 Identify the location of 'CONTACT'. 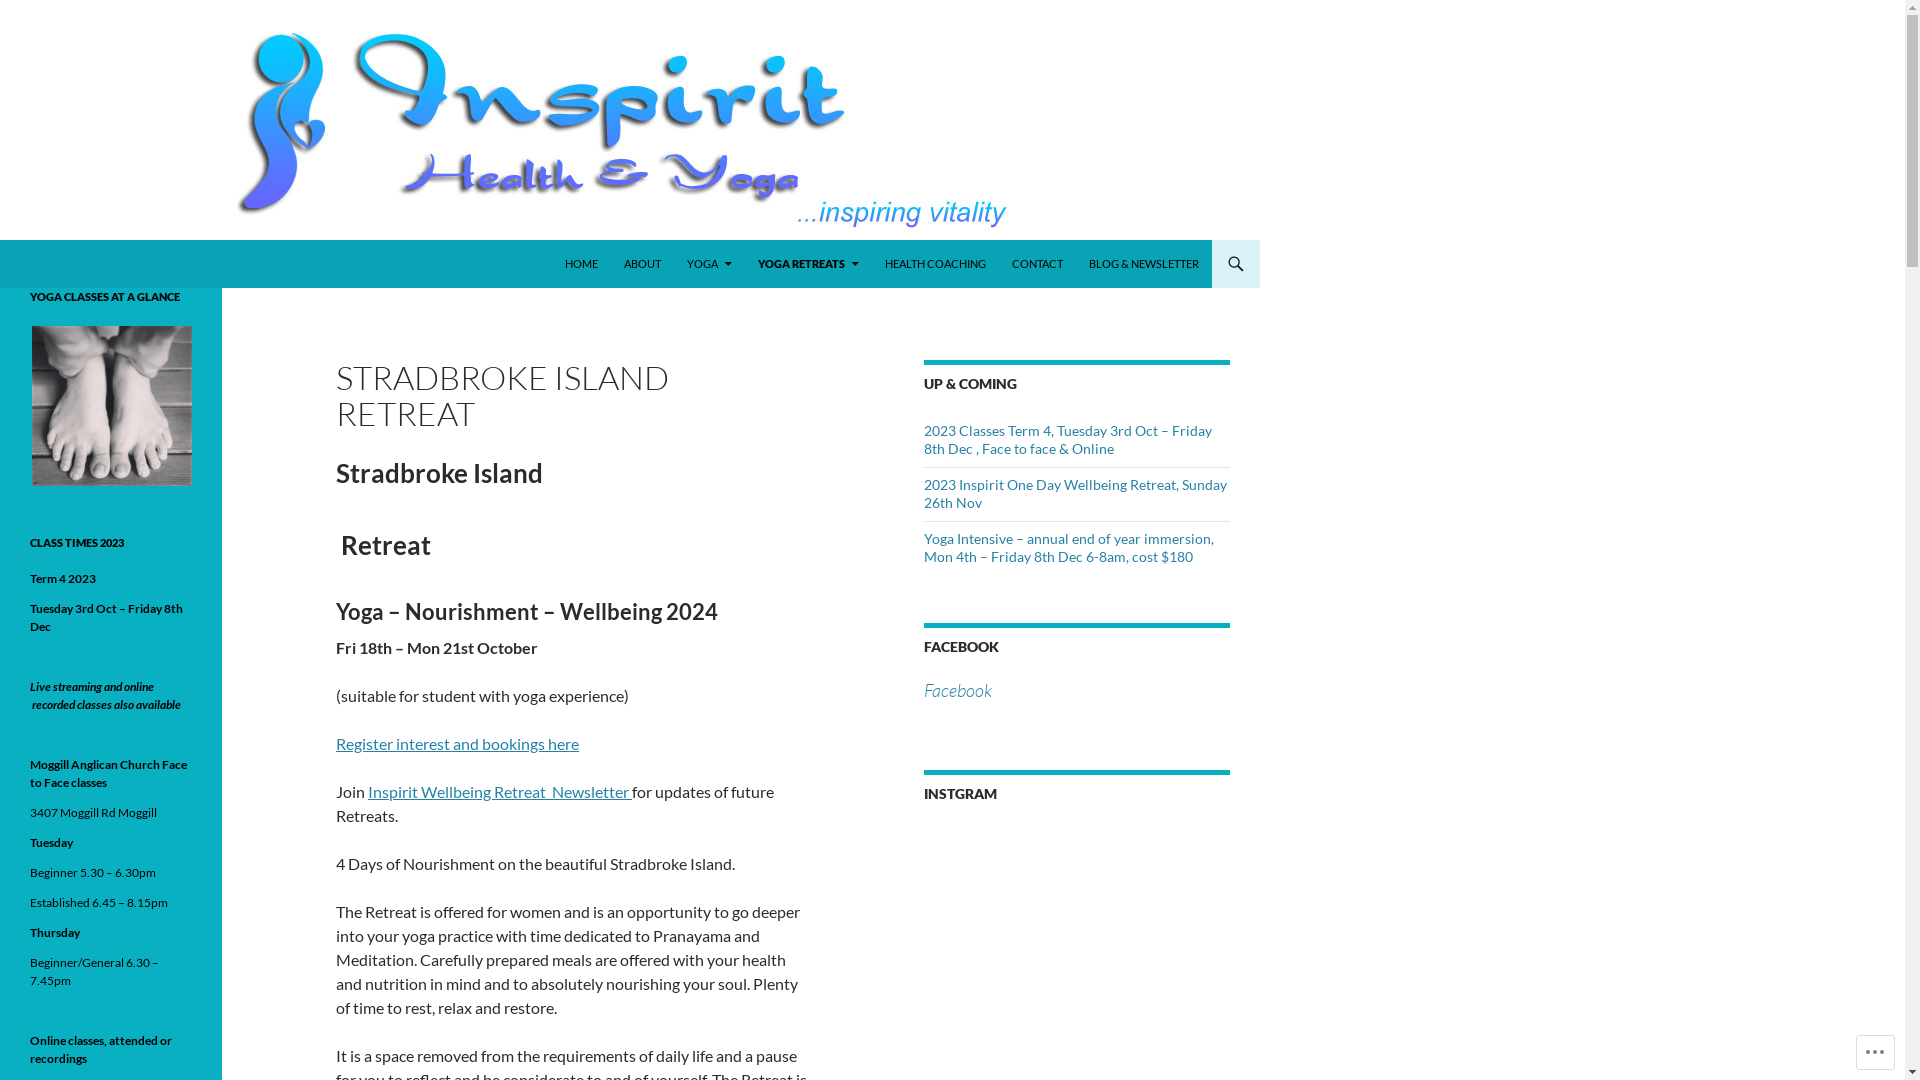
(1037, 262).